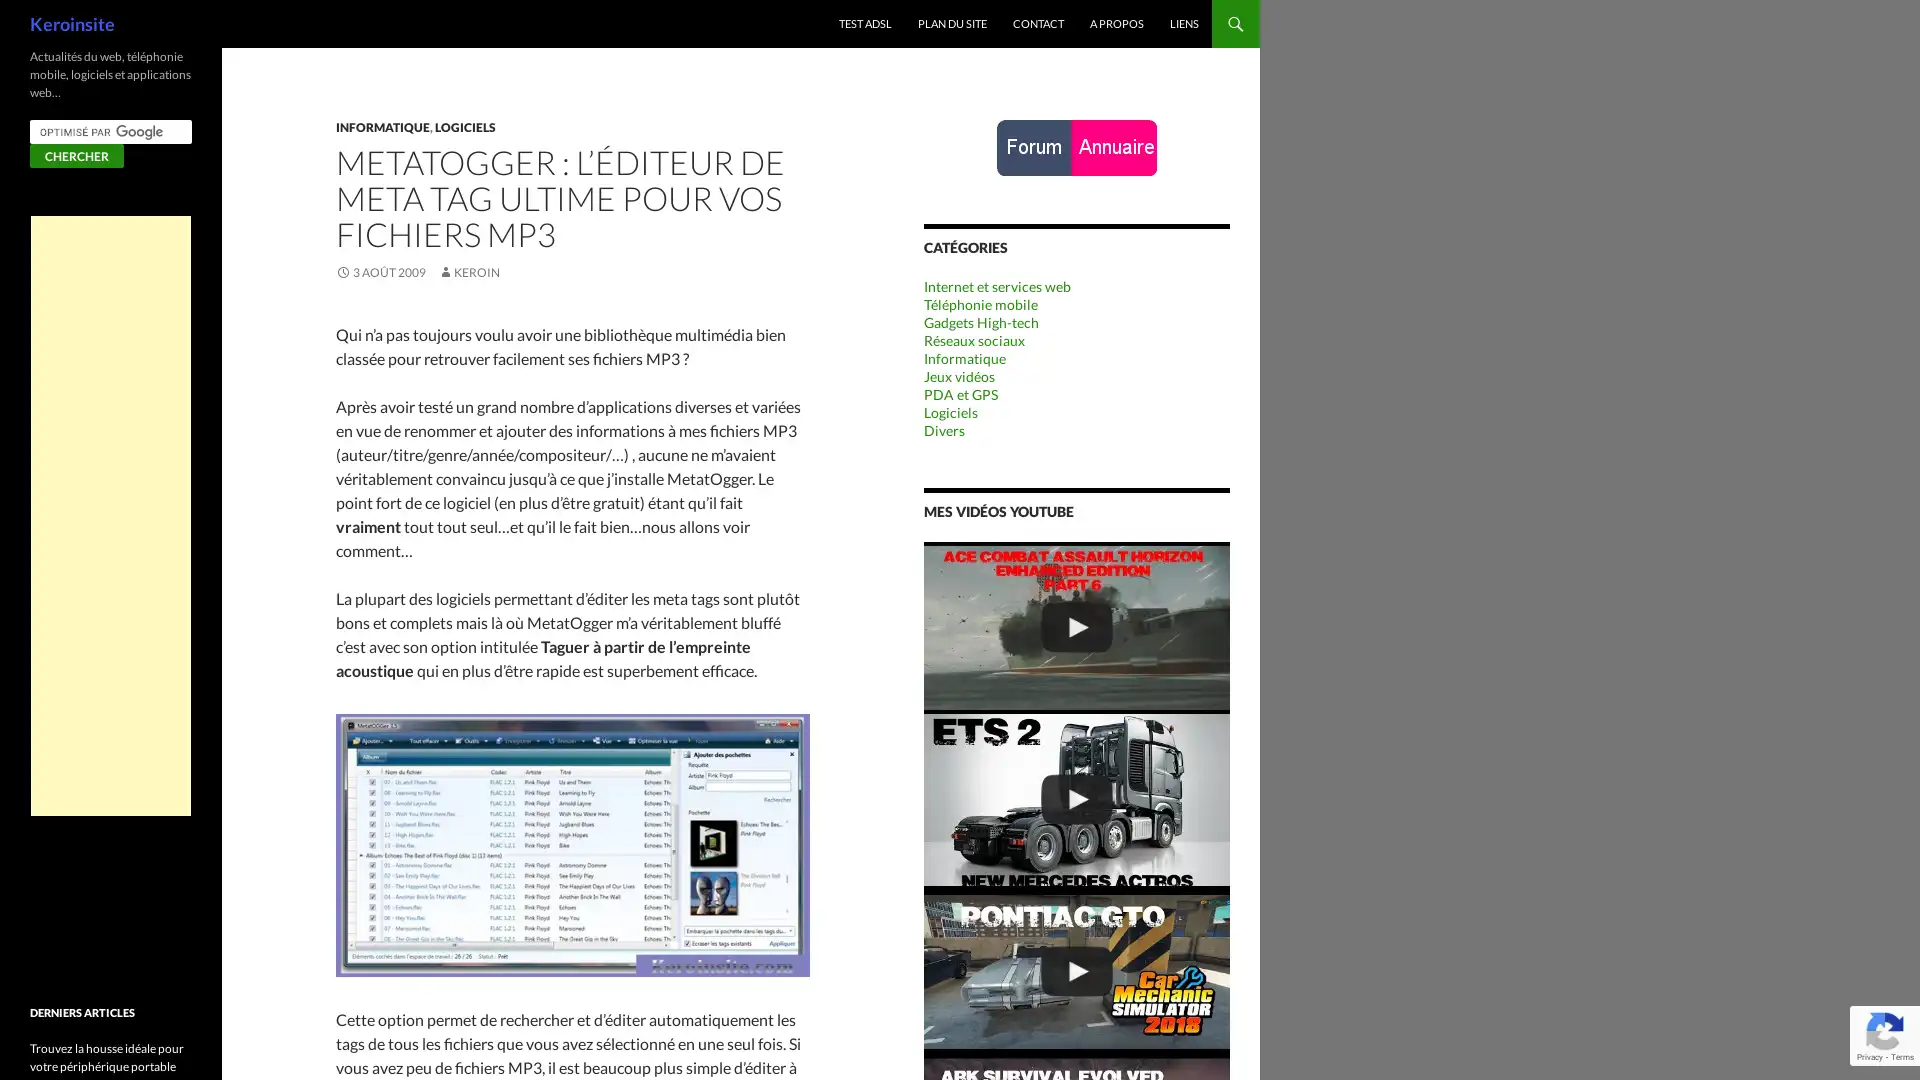  I want to click on Chercher, so click(76, 154).